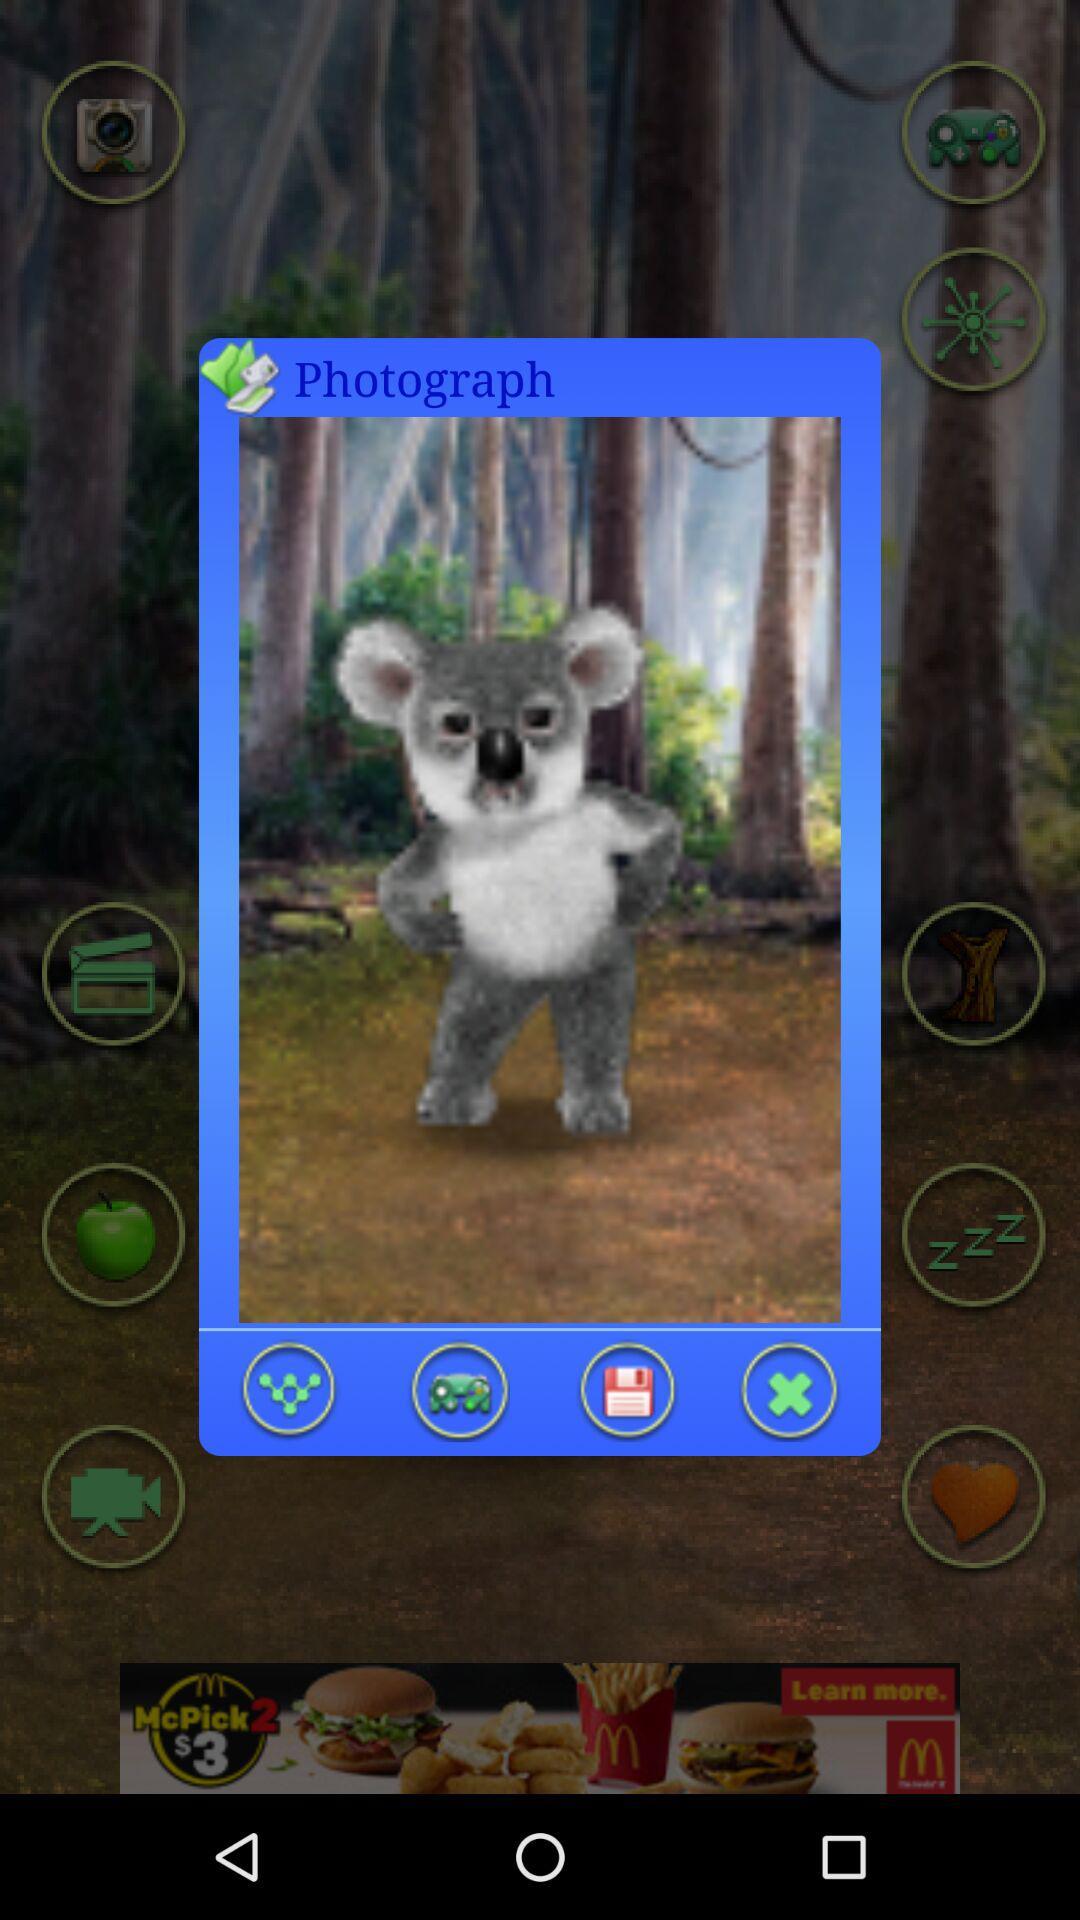  What do you see at coordinates (789, 1389) in the screenshot?
I see `exite photo` at bounding box center [789, 1389].